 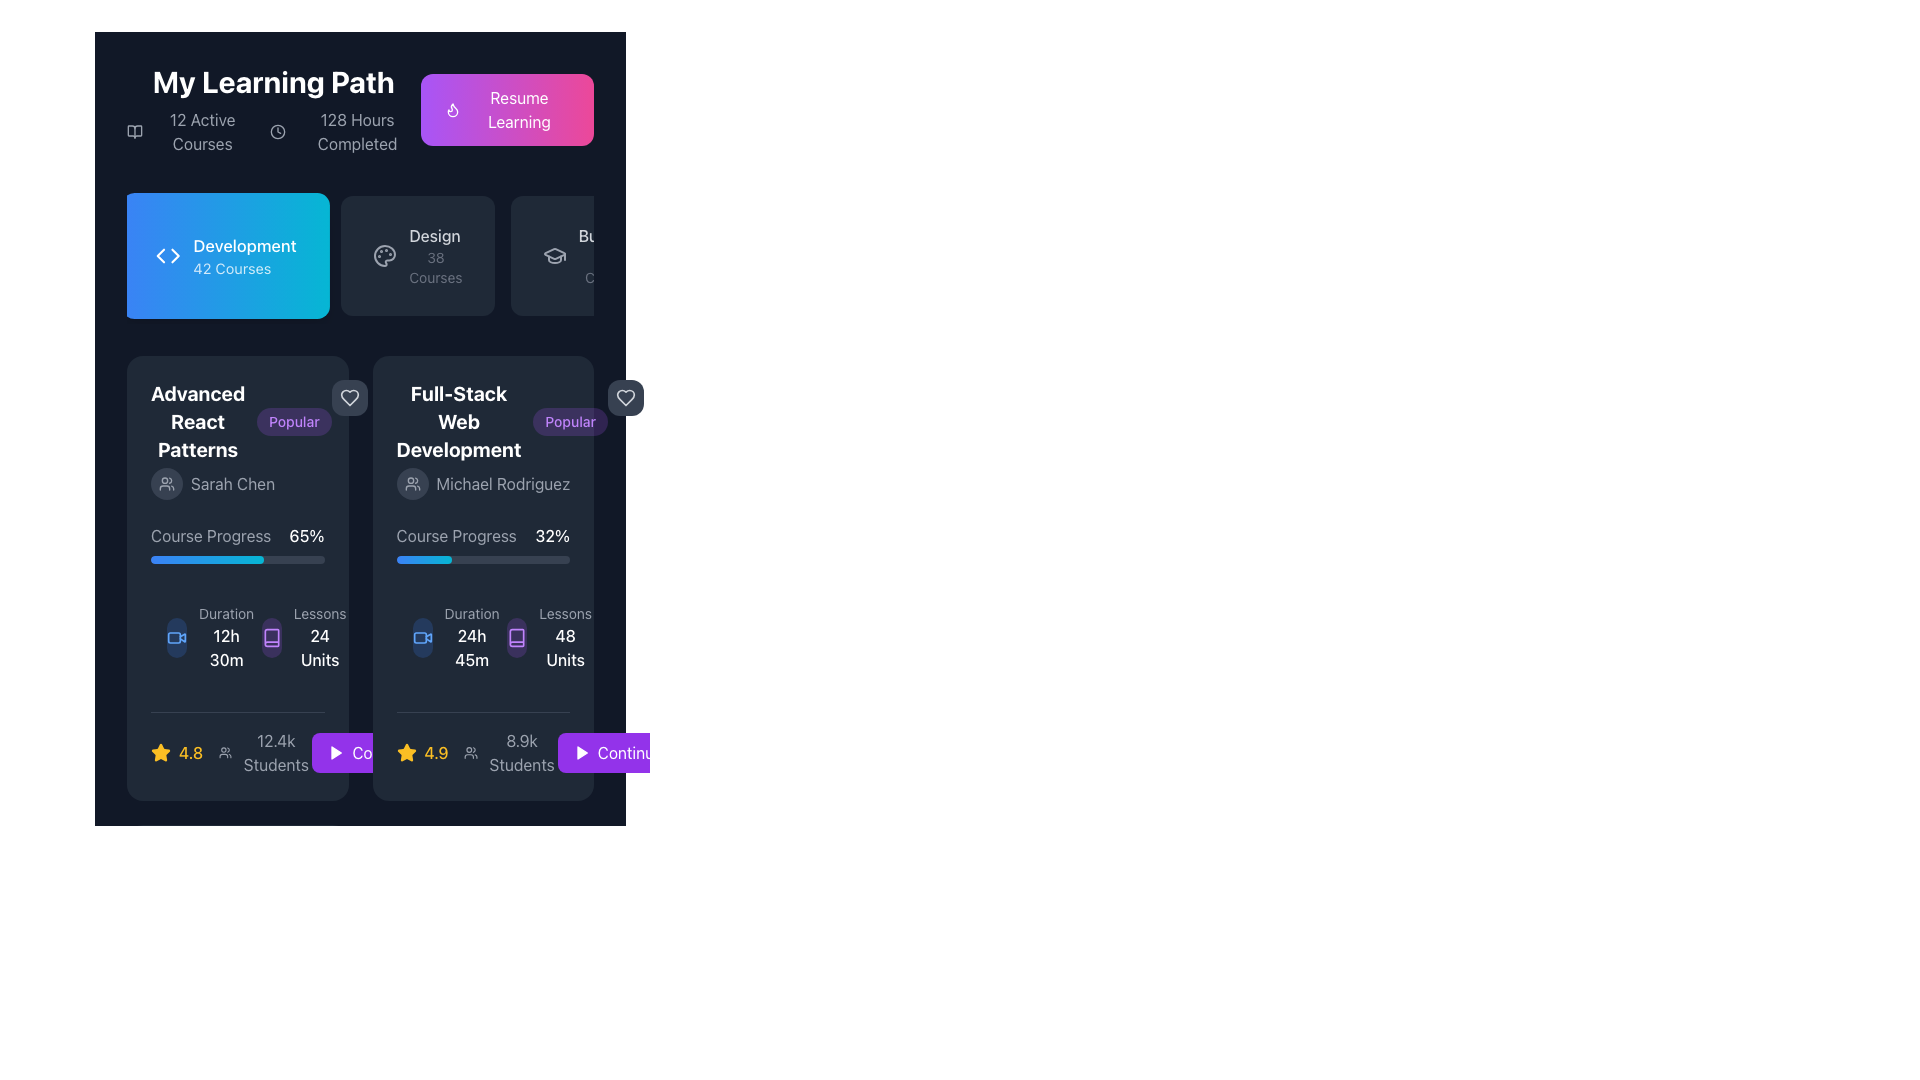 I want to click on the Rating display element which shows a yellow star icon and the numeric value '4.8', located within the course statistics section, so click(x=177, y=752).